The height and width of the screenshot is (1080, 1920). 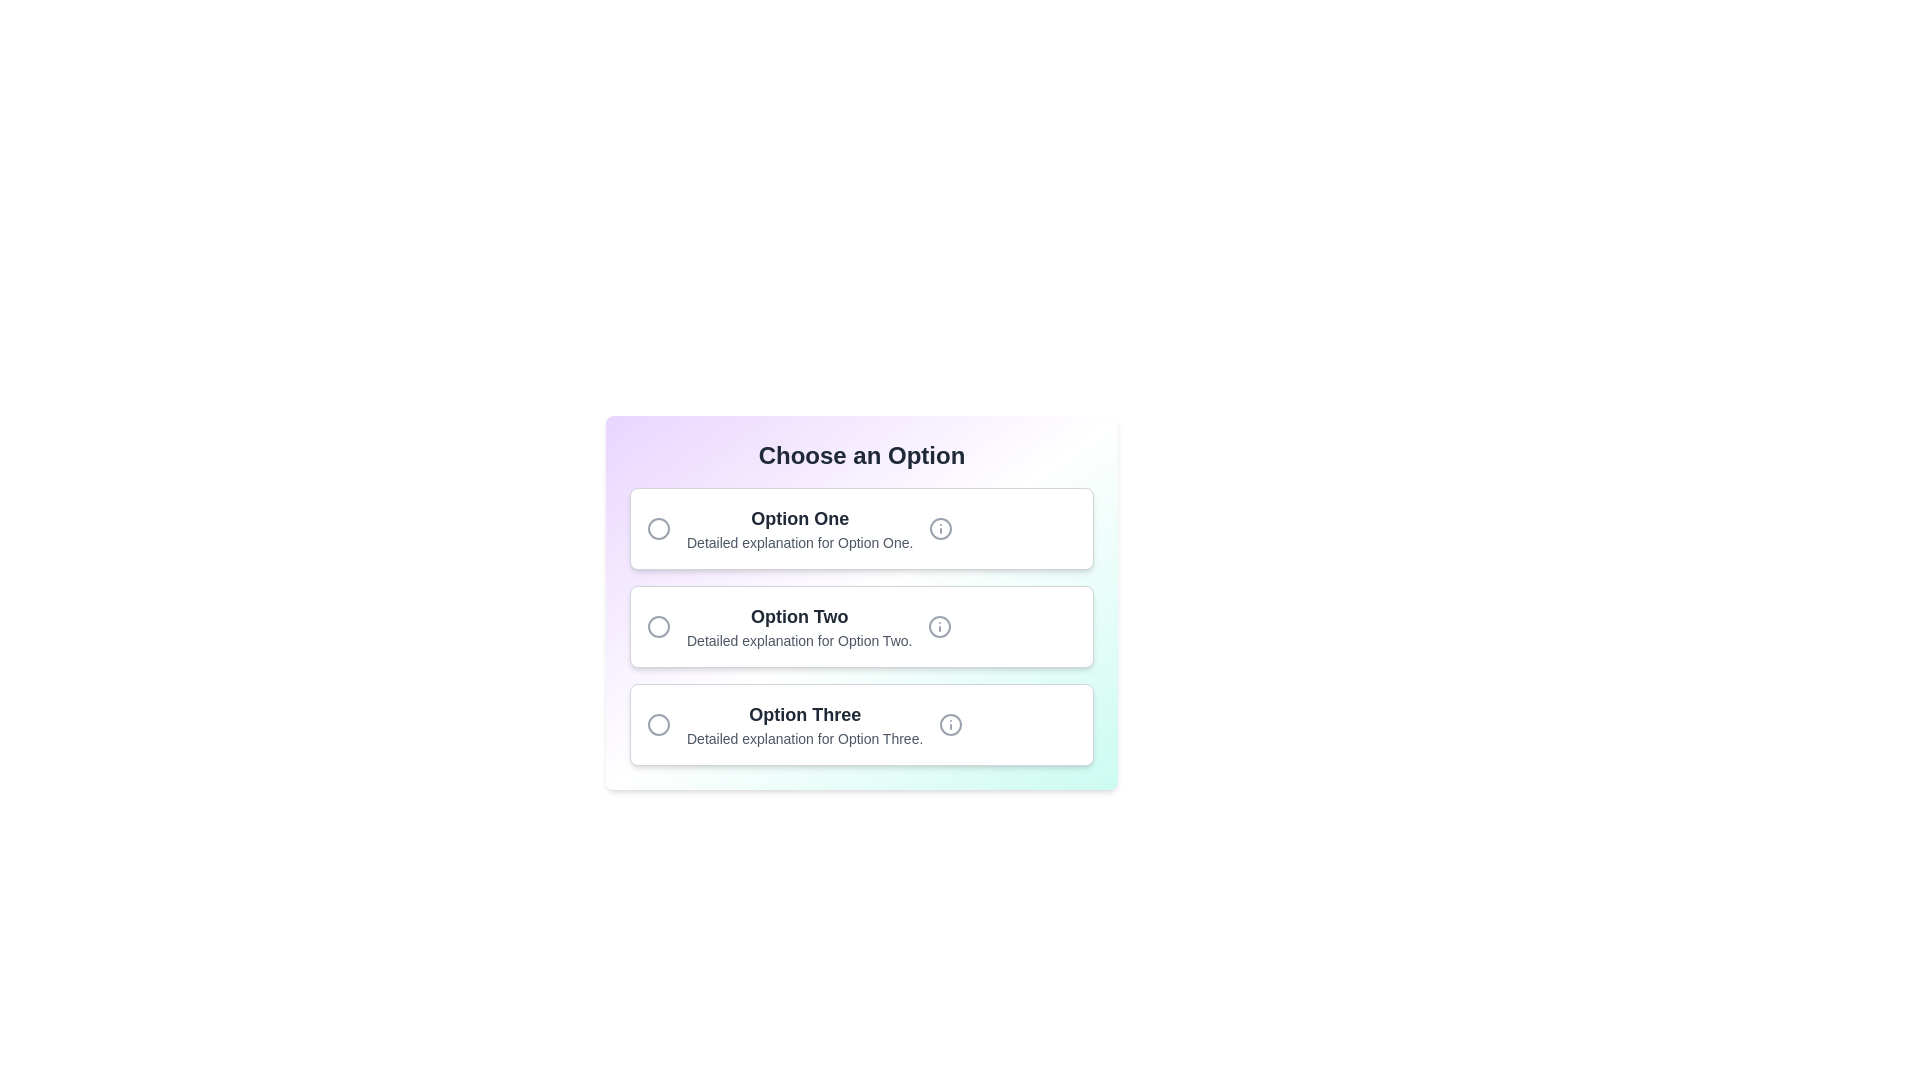 What do you see at coordinates (798, 626) in the screenshot?
I see `the static content element that presents the title and description of the second selectable option in the choice list, located between 'Option One' and 'Option Three'` at bounding box center [798, 626].